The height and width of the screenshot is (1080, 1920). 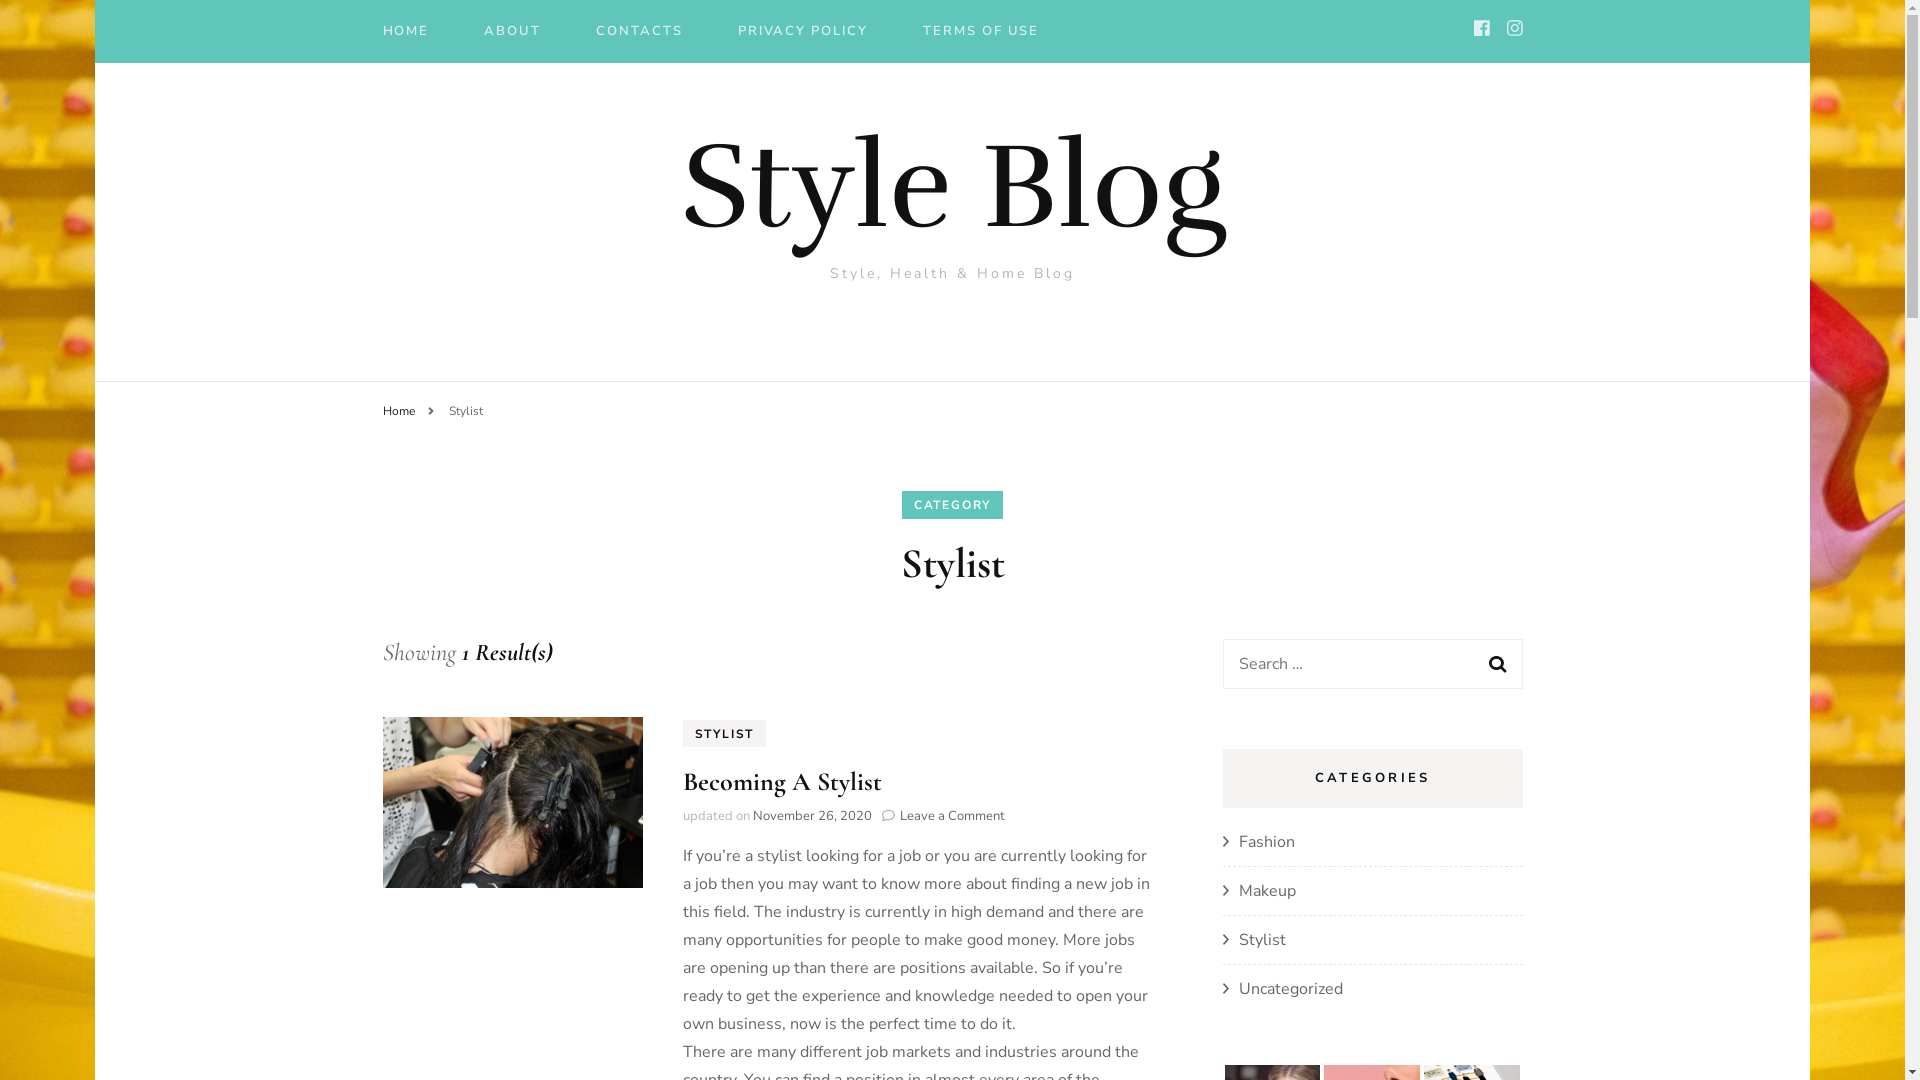 I want to click on 'Stylist', so click(x=464, y=410).